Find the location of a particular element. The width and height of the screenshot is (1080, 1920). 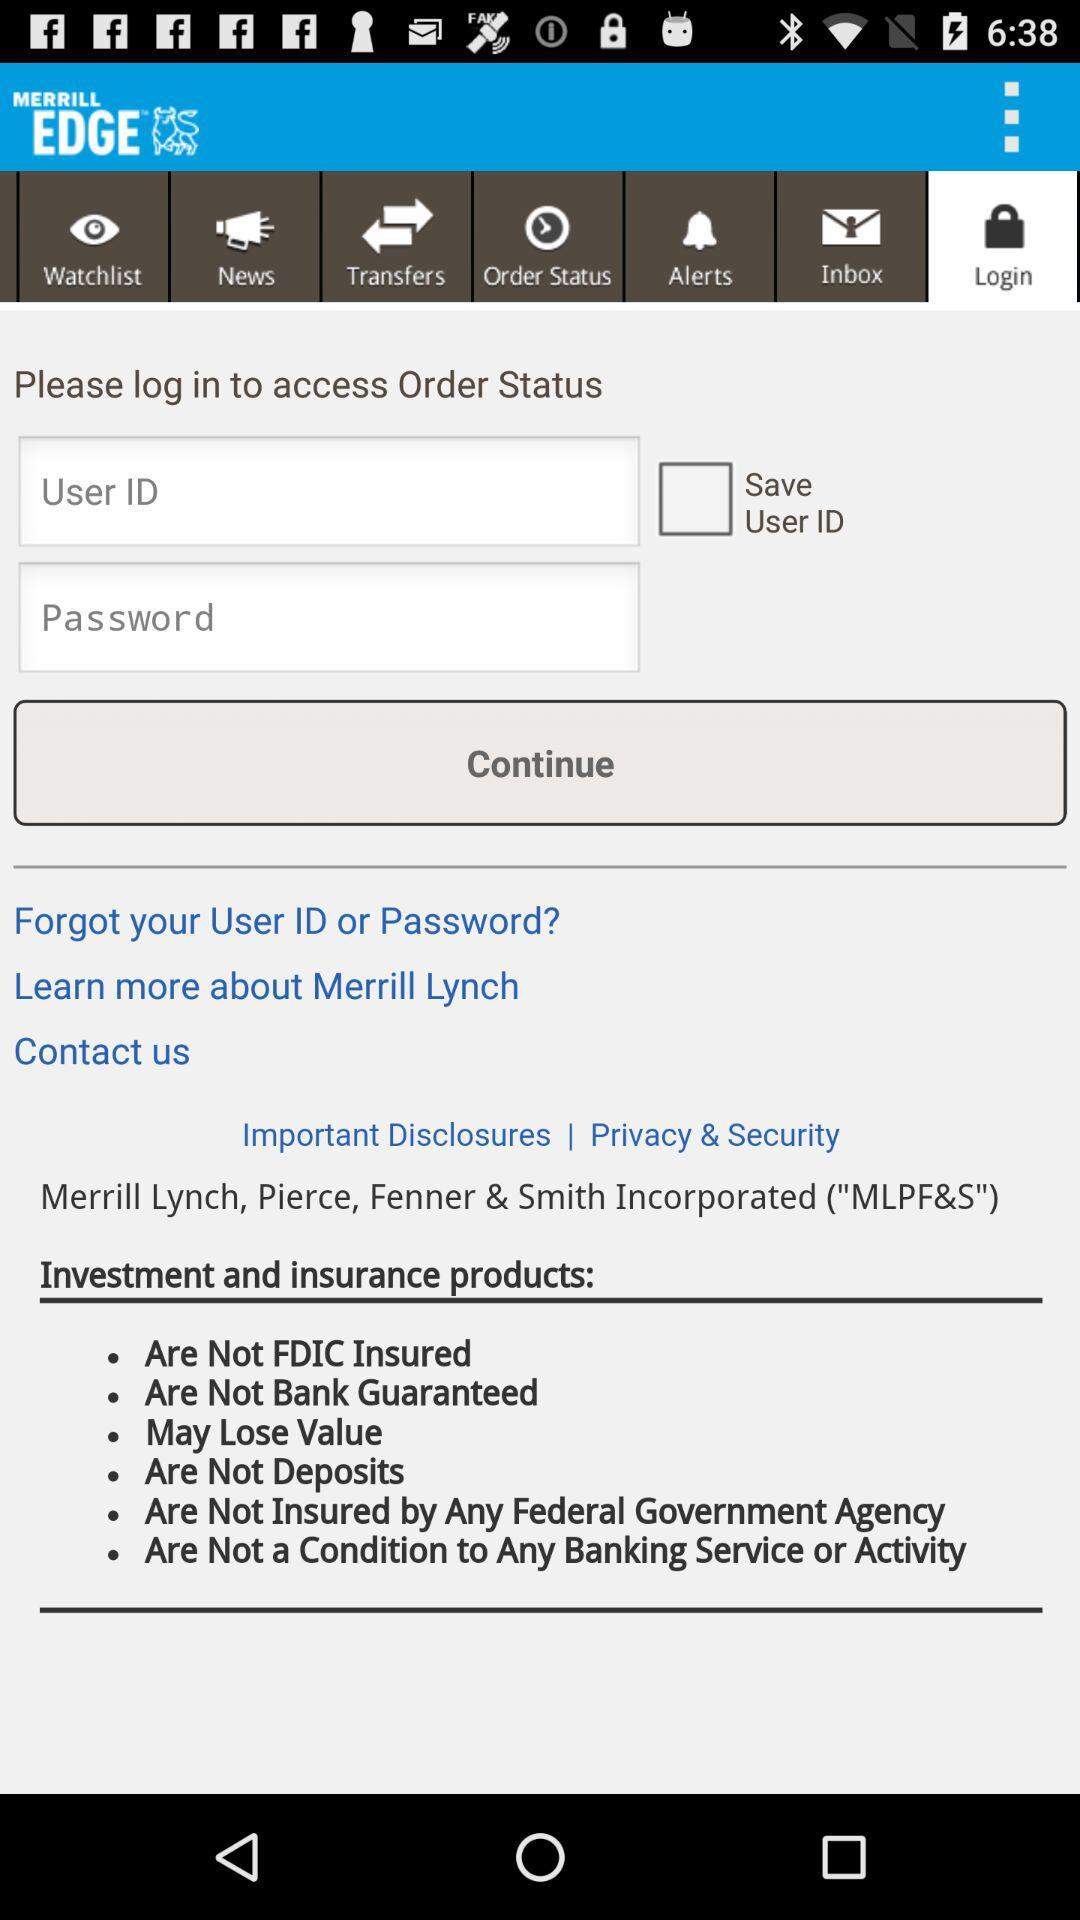

order status button is located at coordinates (548, 236).